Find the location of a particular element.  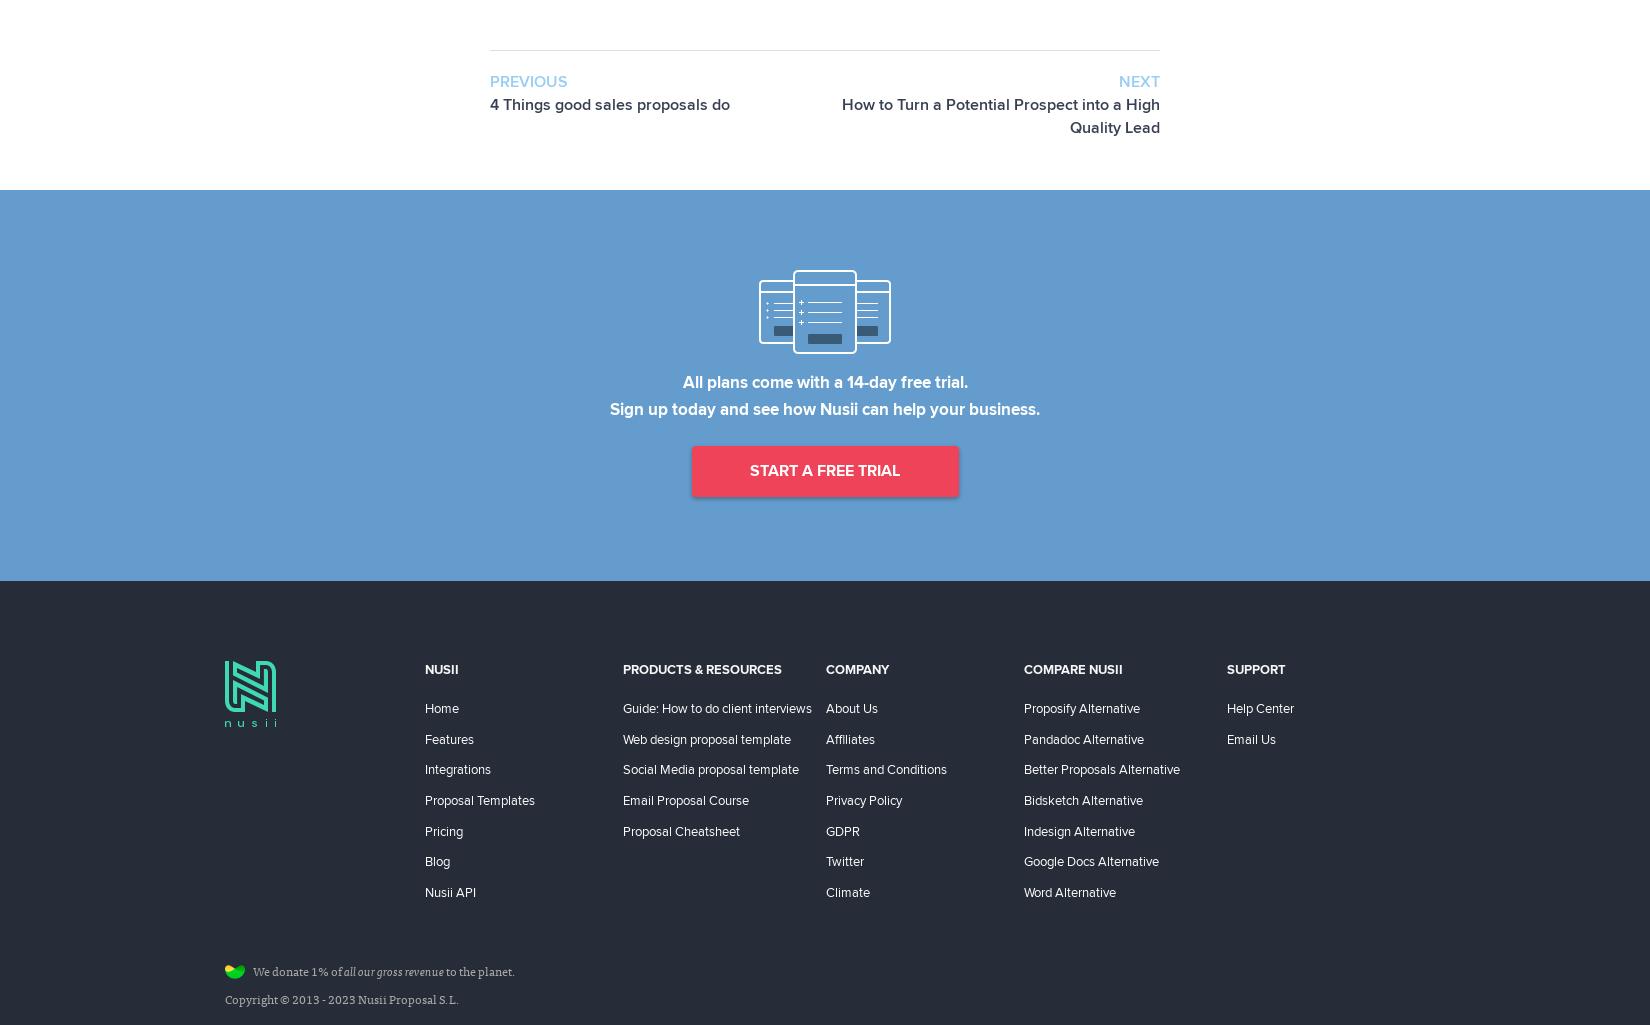

'Email Proposal Course' is located at coordinates (622, 797).